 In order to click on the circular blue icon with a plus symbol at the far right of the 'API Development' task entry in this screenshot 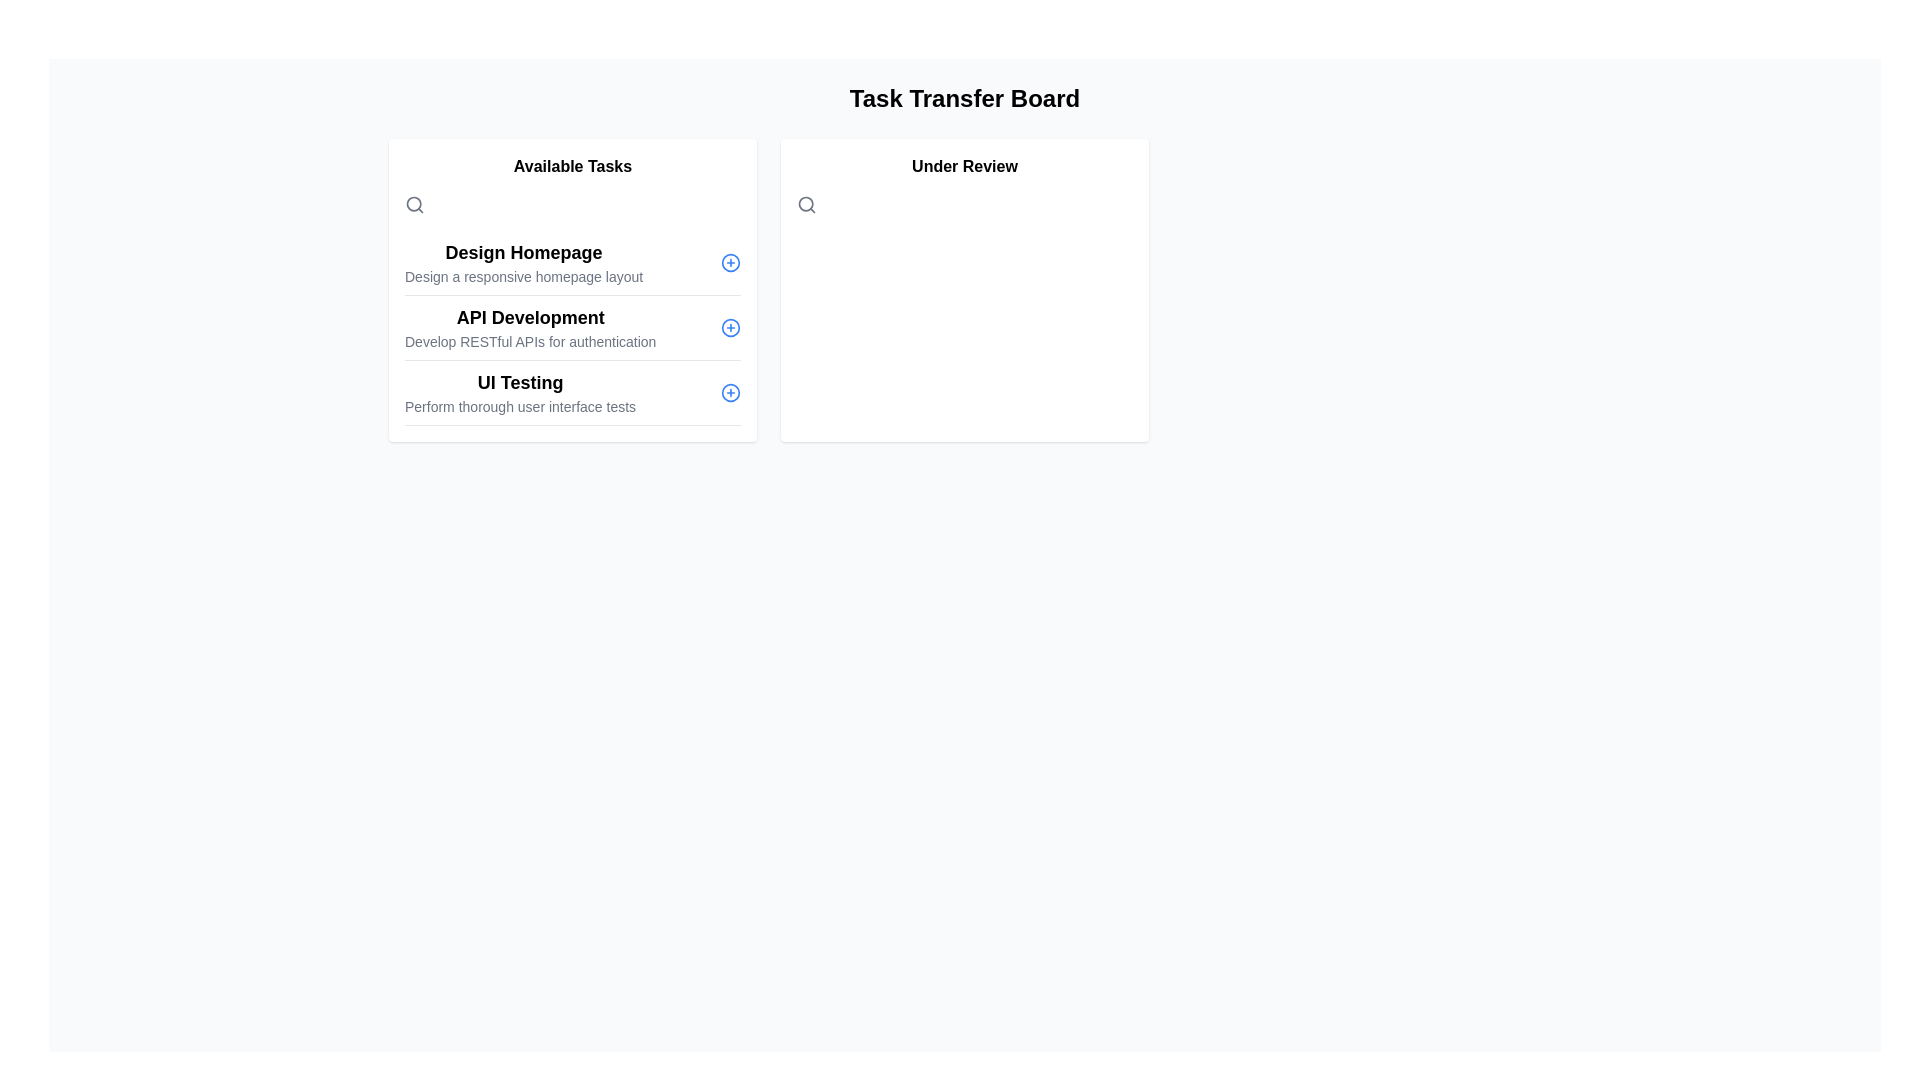, I will do `click(729, 326)`.